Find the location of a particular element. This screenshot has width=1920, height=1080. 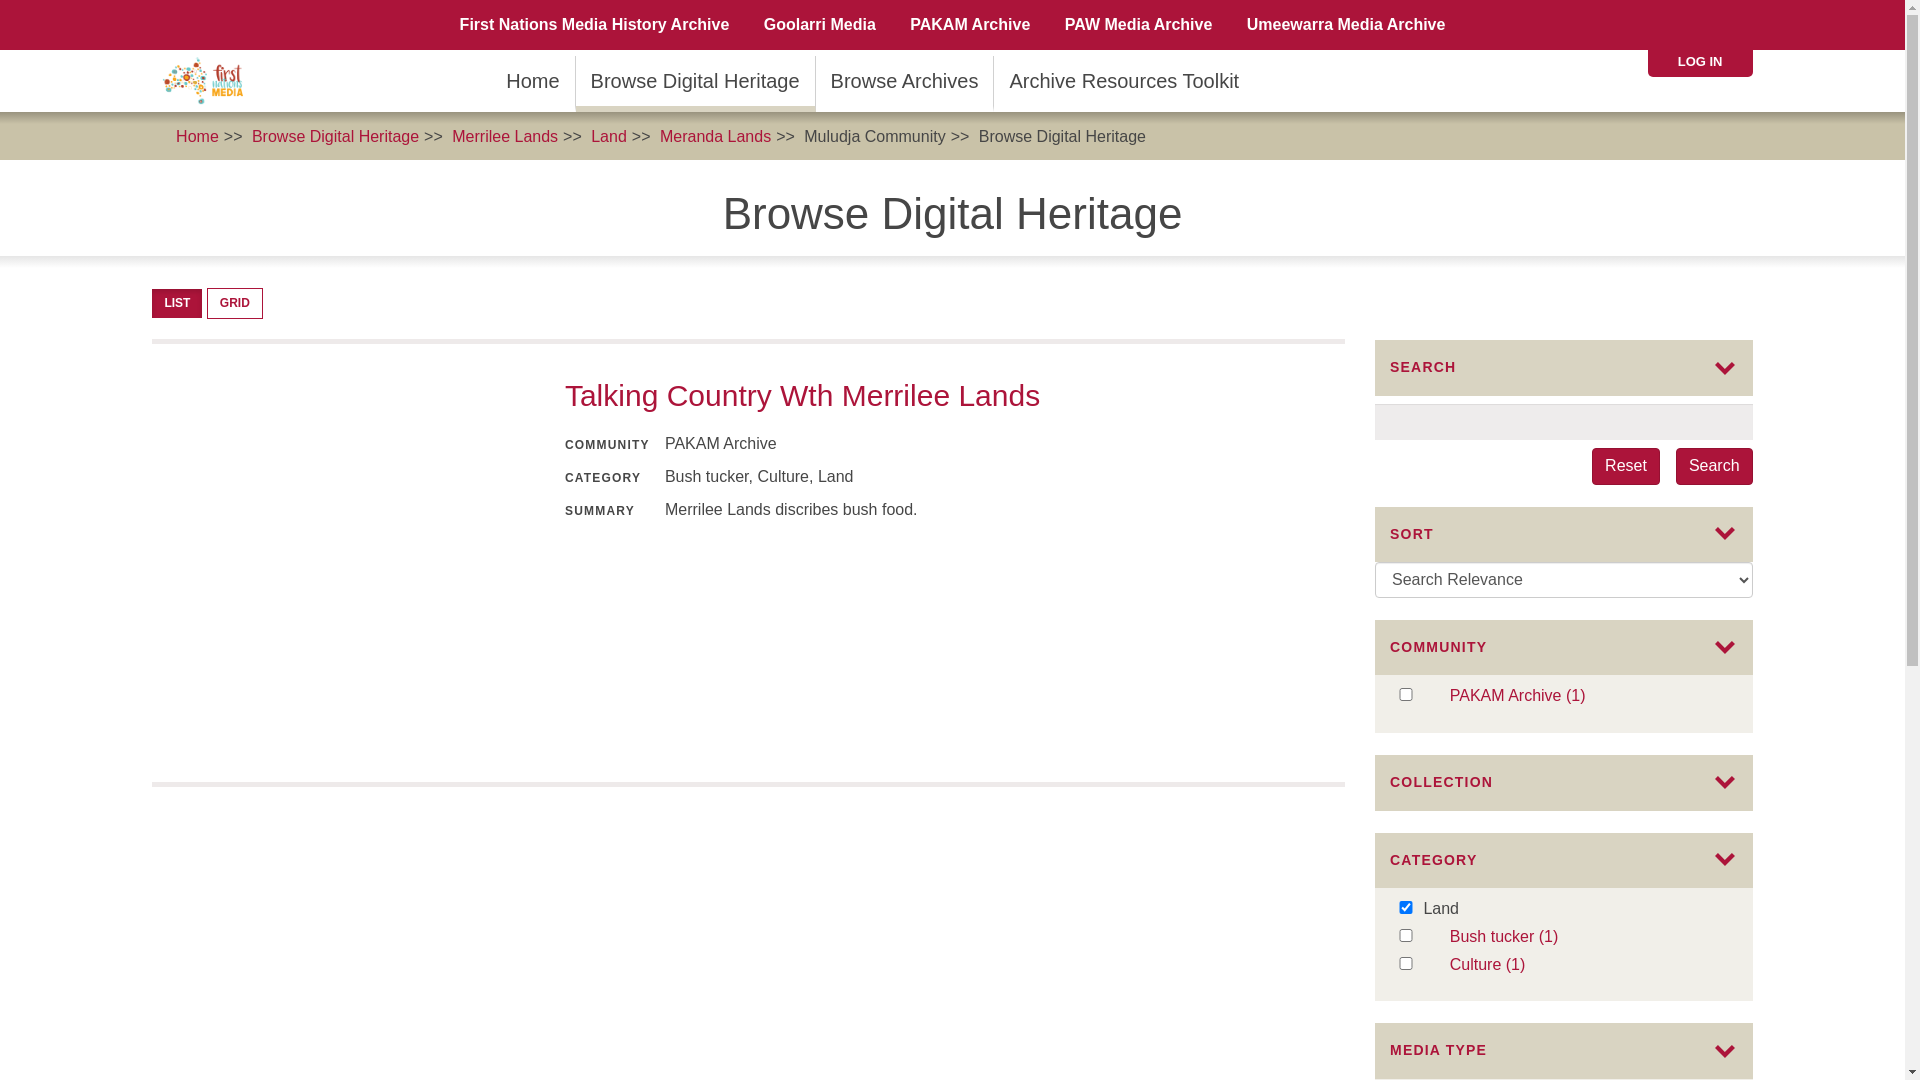

'Bush tucker (1) is located at coordinates (1449, 937).